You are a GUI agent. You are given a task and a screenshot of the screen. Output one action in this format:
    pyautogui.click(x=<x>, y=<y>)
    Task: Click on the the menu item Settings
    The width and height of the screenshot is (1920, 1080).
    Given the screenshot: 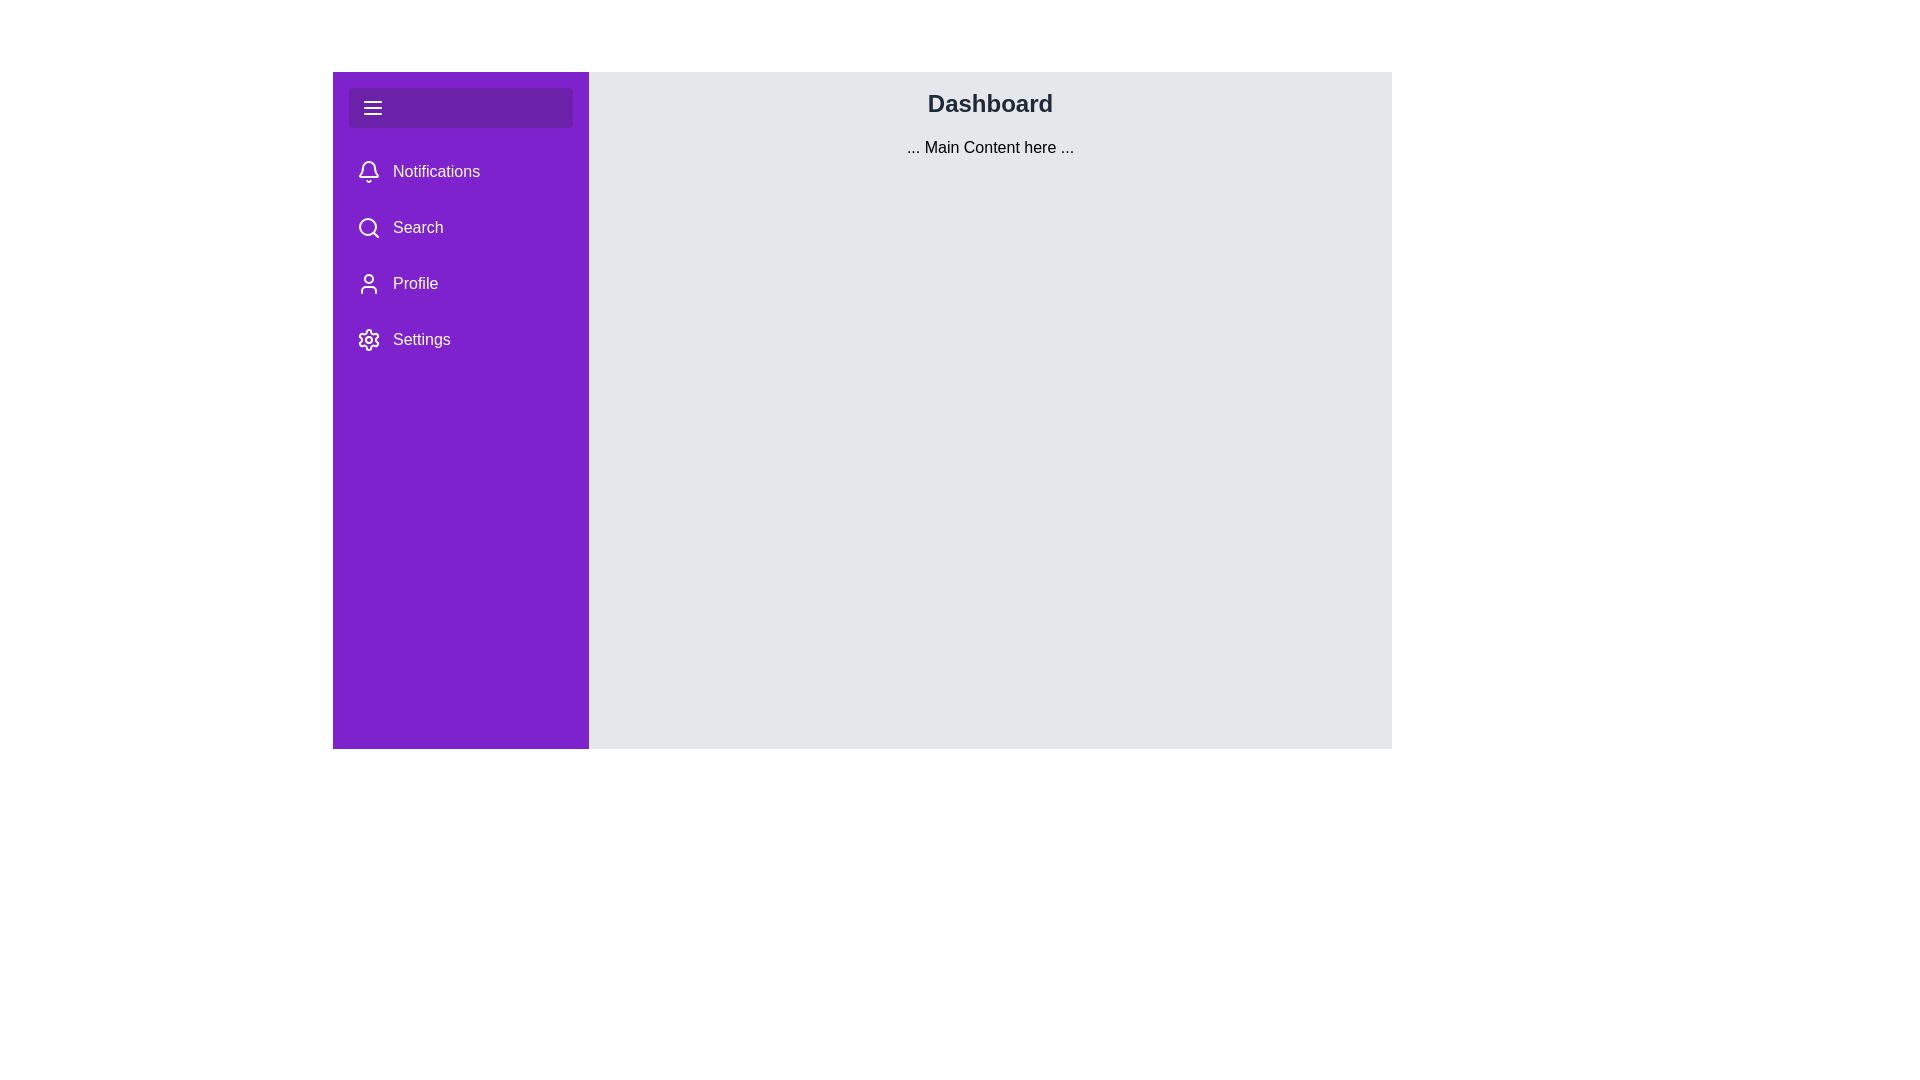 What is the action you would take?
    pyautogui.click(x=459, y=338)
    